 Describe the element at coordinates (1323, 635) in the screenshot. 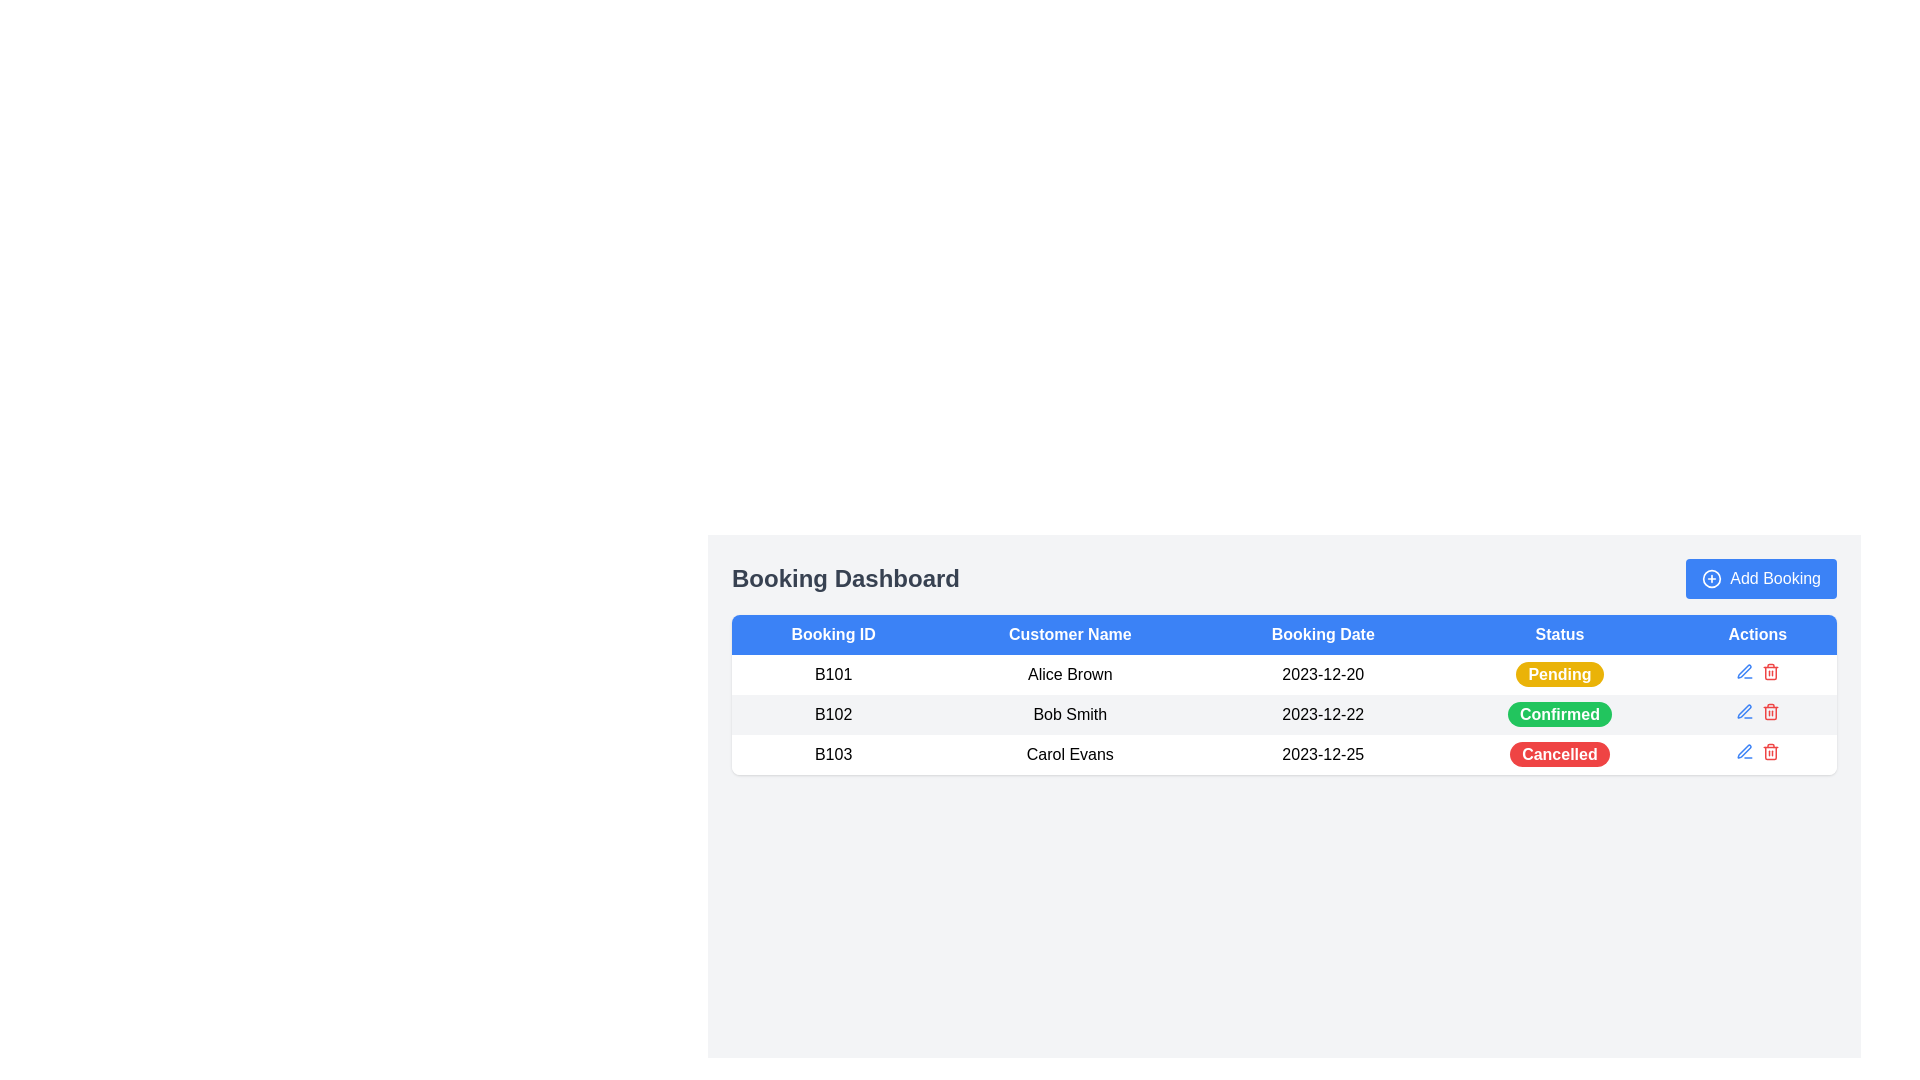

I see `text 'Booking Date' from the header label of the 'Booking Date' column in the table, which is the third column header located between 'Customer Name' and 'Status'` at that location.